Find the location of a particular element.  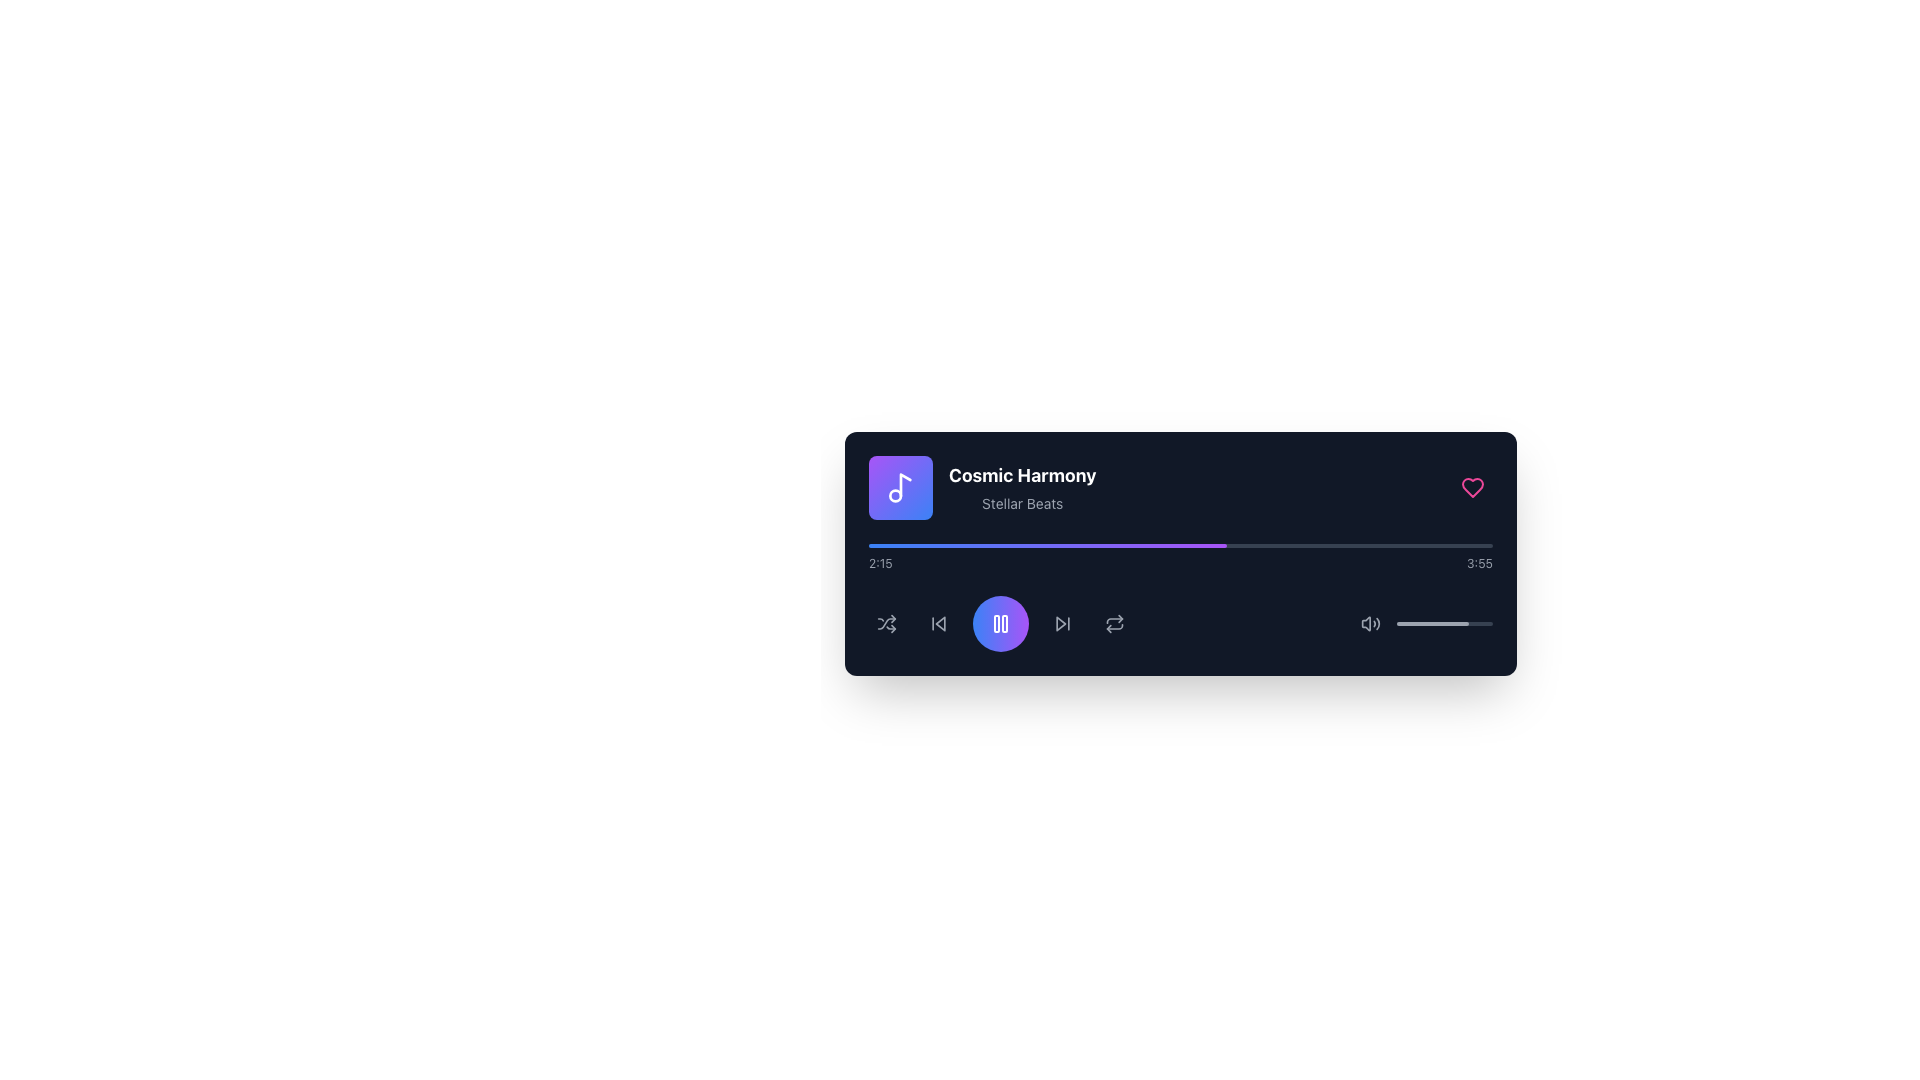

the volume slider is located at coordinates (1419, 623).